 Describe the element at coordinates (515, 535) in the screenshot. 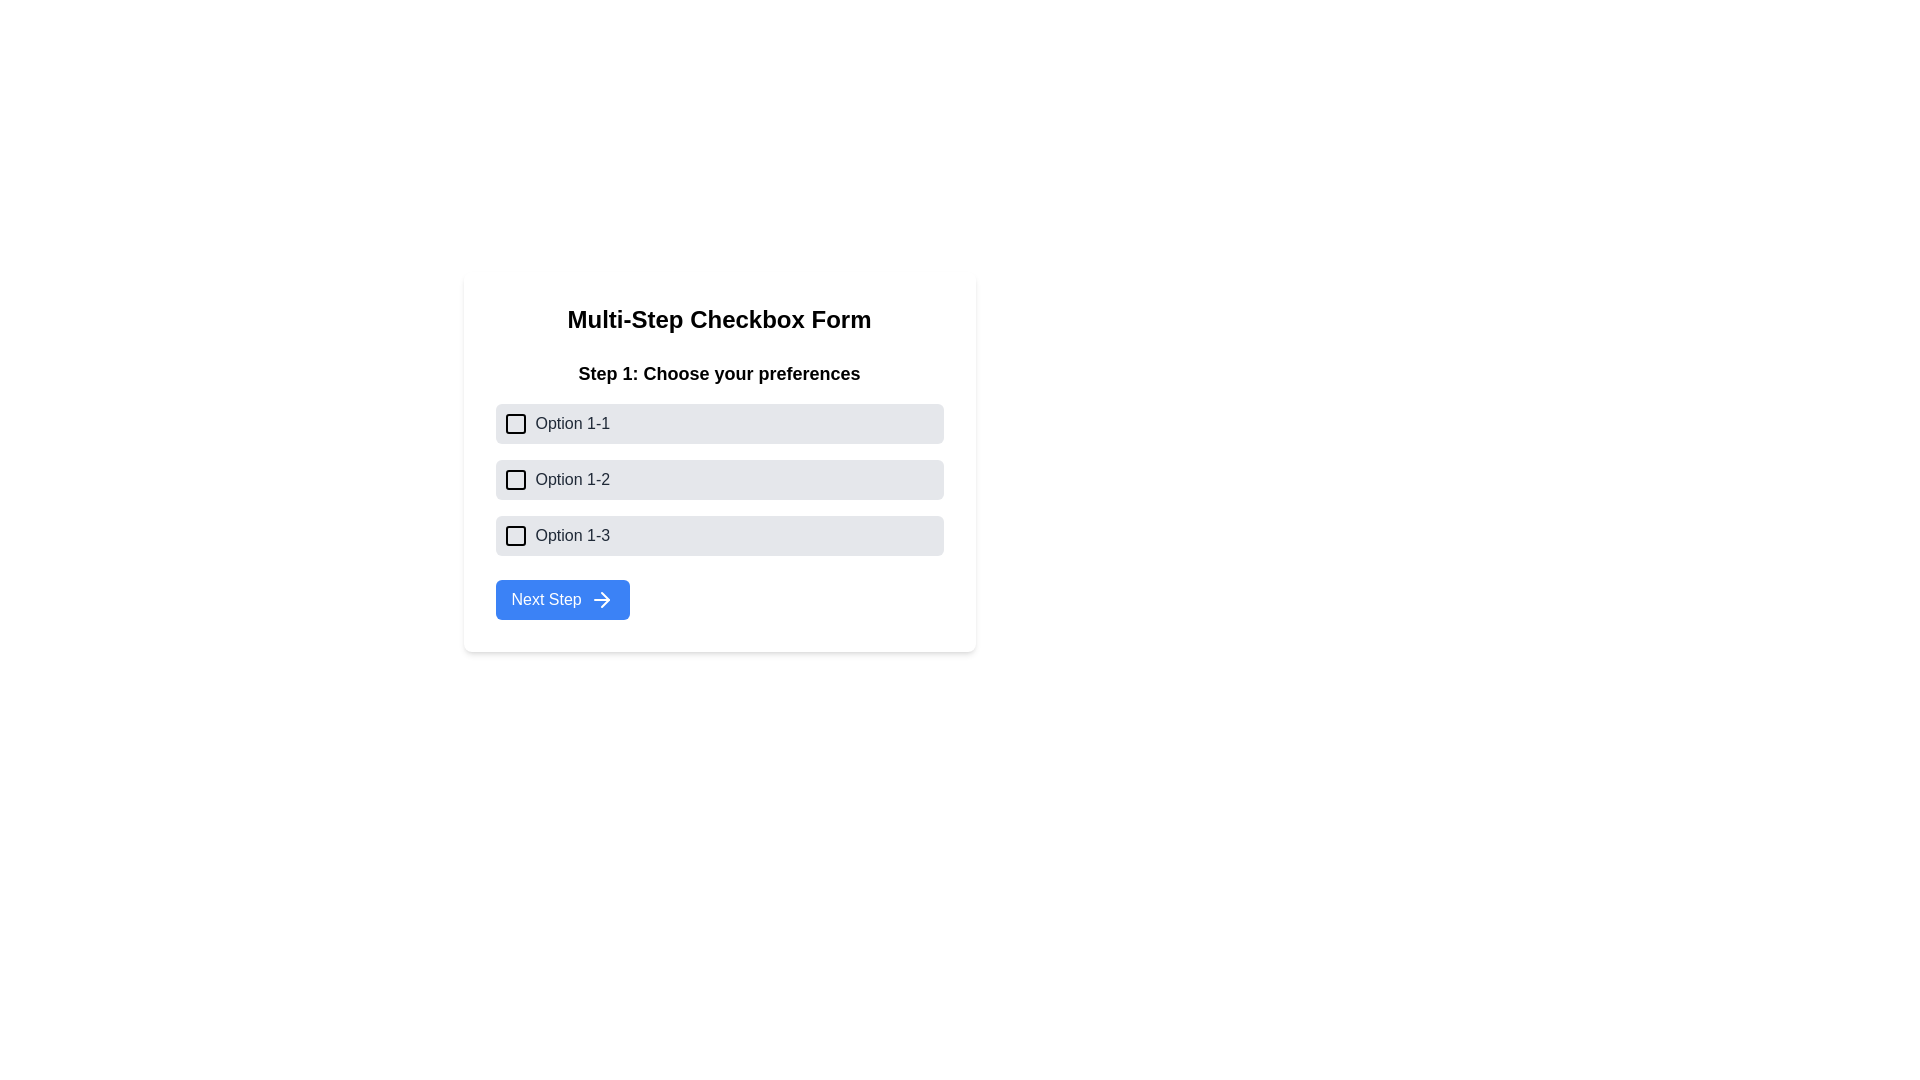

I see `the checkbox labeled 'Option 1-3'` at that location.